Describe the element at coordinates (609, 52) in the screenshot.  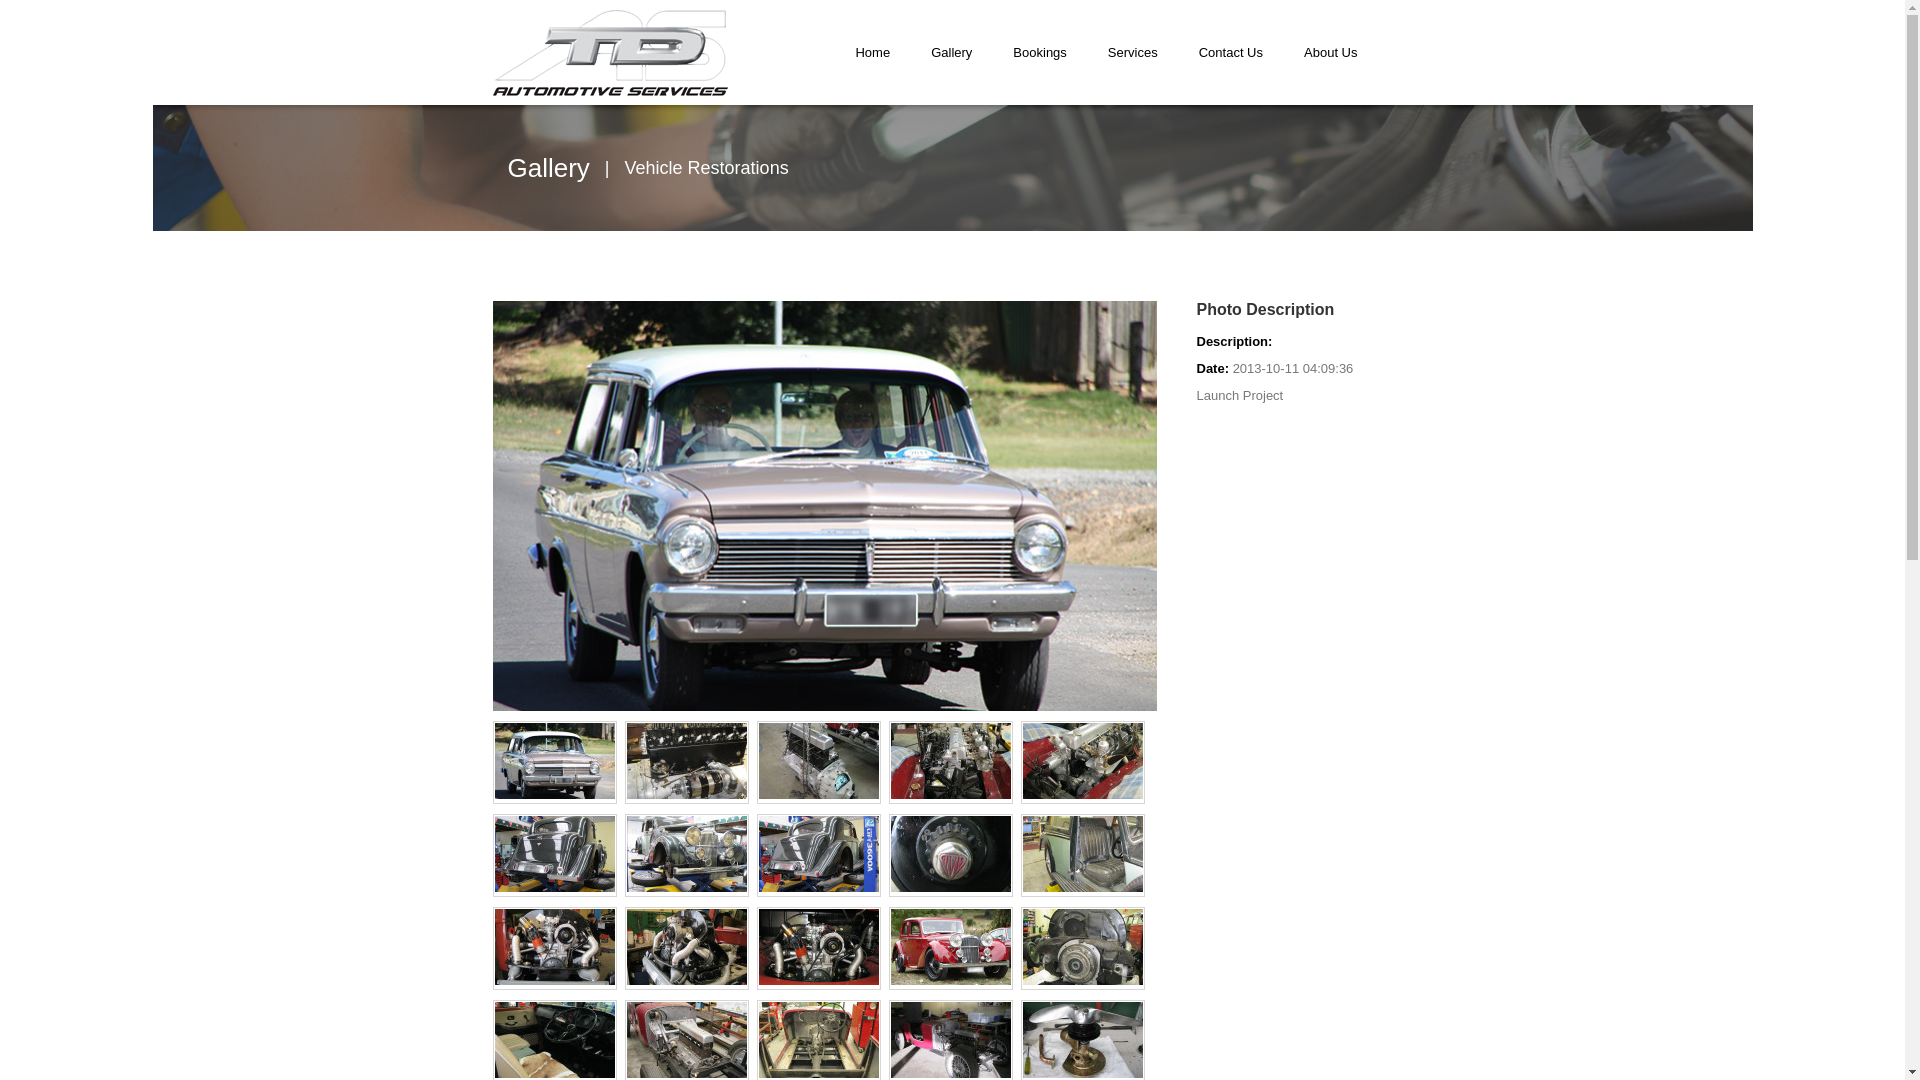
I see `'TD Automotive Services'` at that location.